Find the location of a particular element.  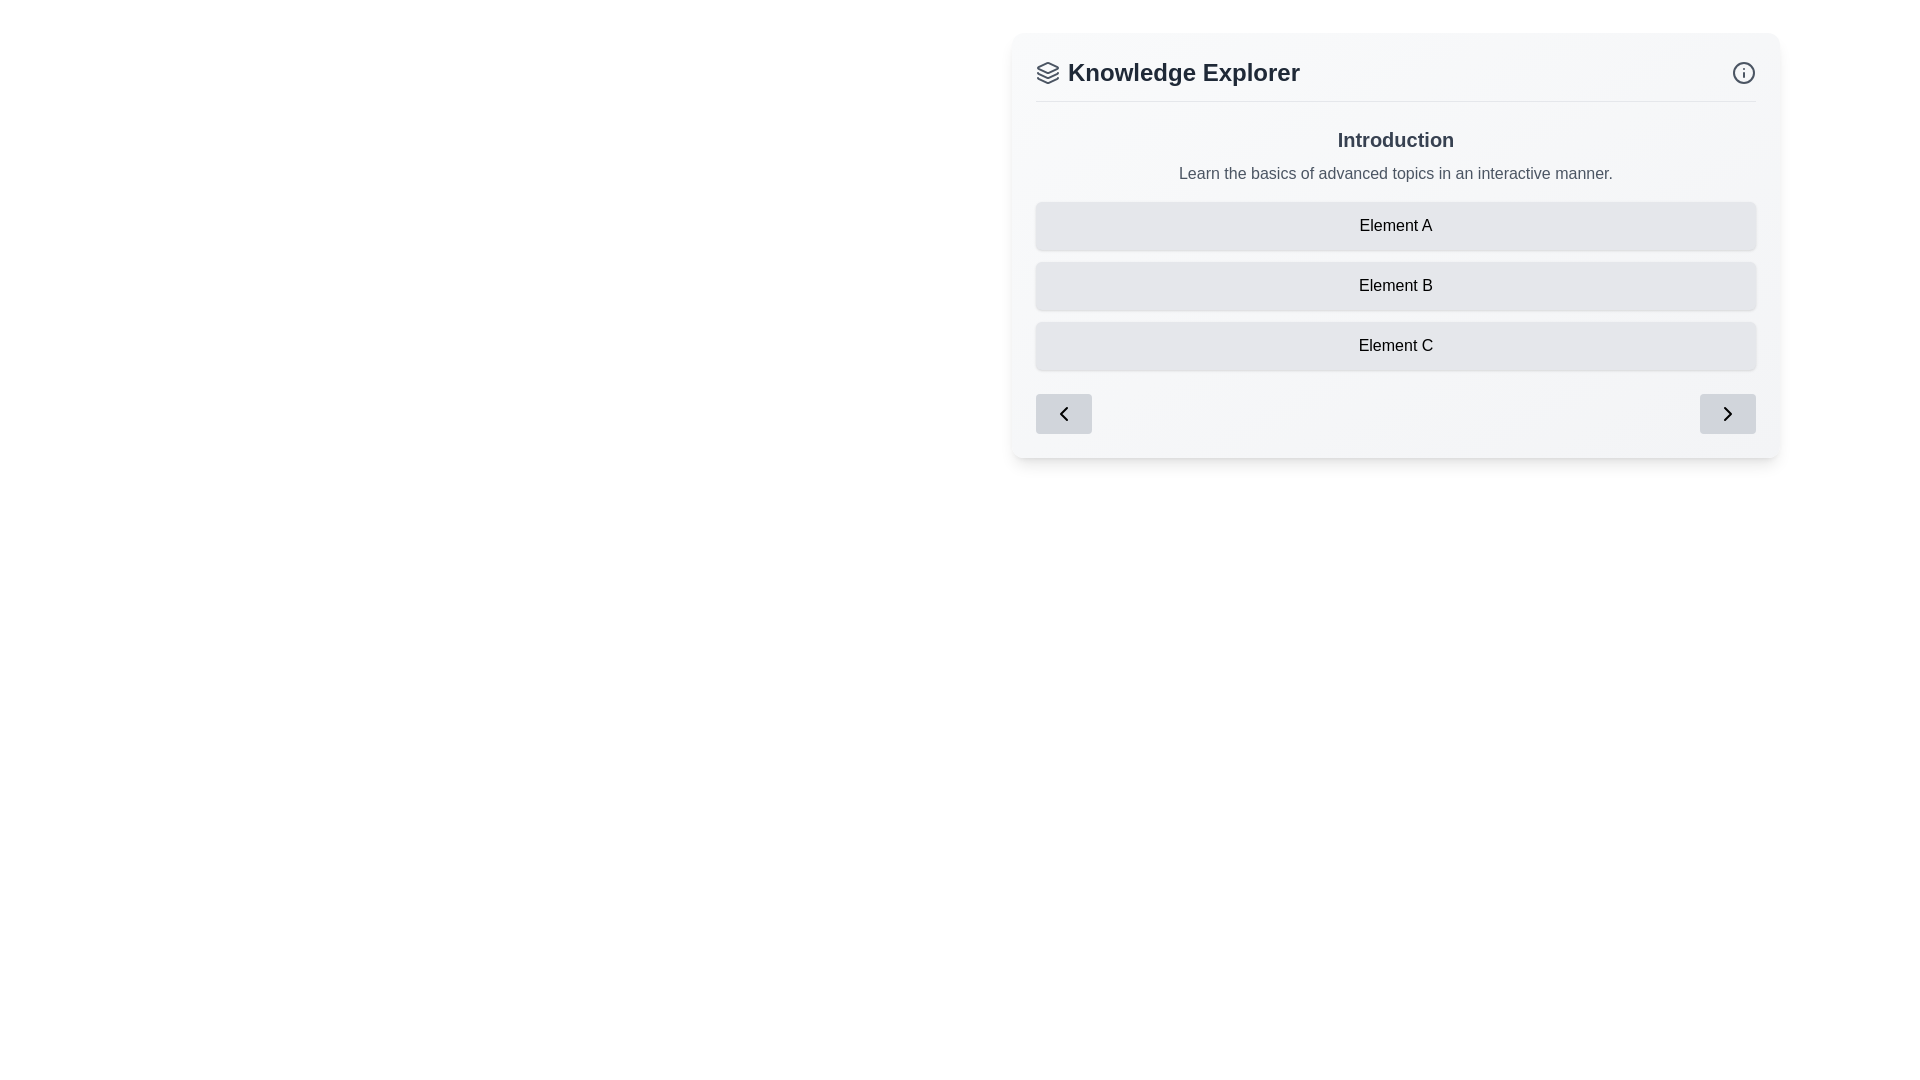

the leftmost rectangular button with rounded corners and a black leftward-facing chevron icon is located at coordinates (1063, 412).